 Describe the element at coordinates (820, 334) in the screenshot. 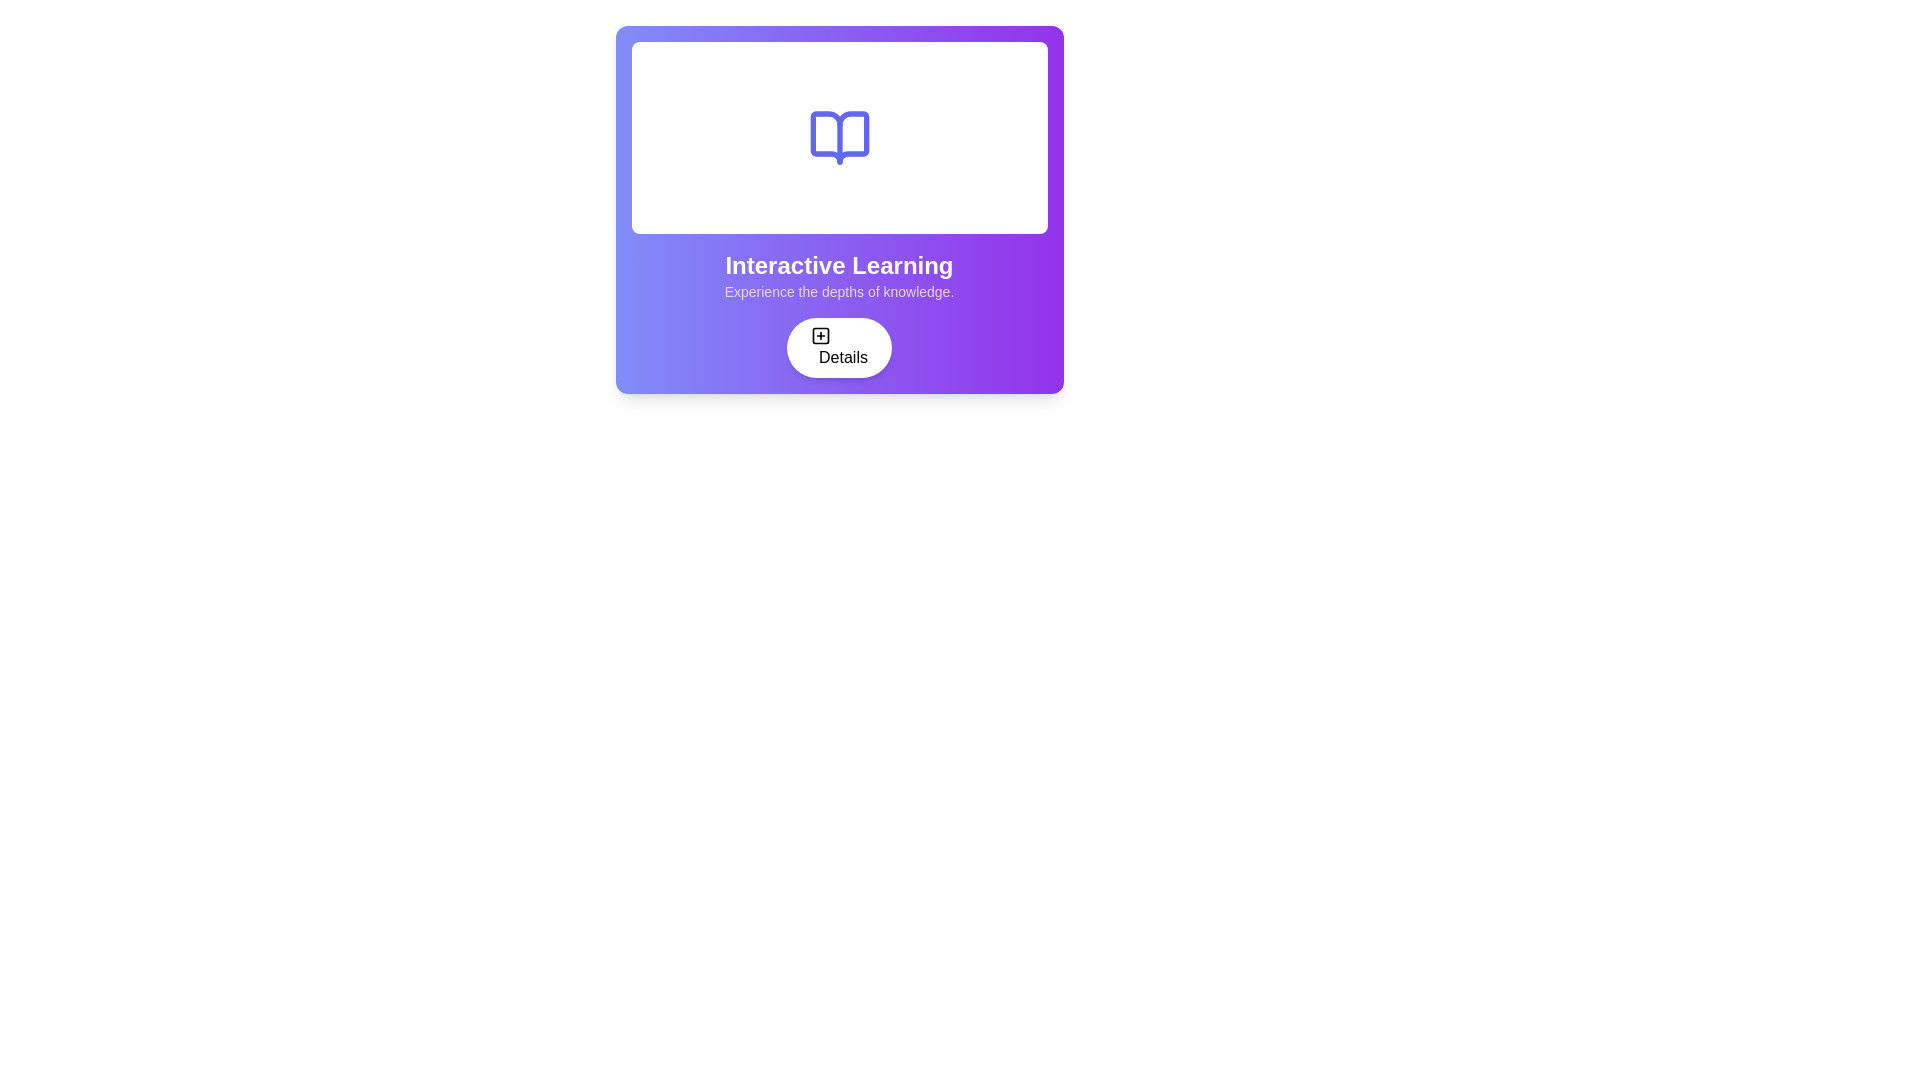

I see `the small square-shaped icon with a plus symbol inside it, located to the left of the 'Details' text on the button at the bottom part of the card element` at that location.